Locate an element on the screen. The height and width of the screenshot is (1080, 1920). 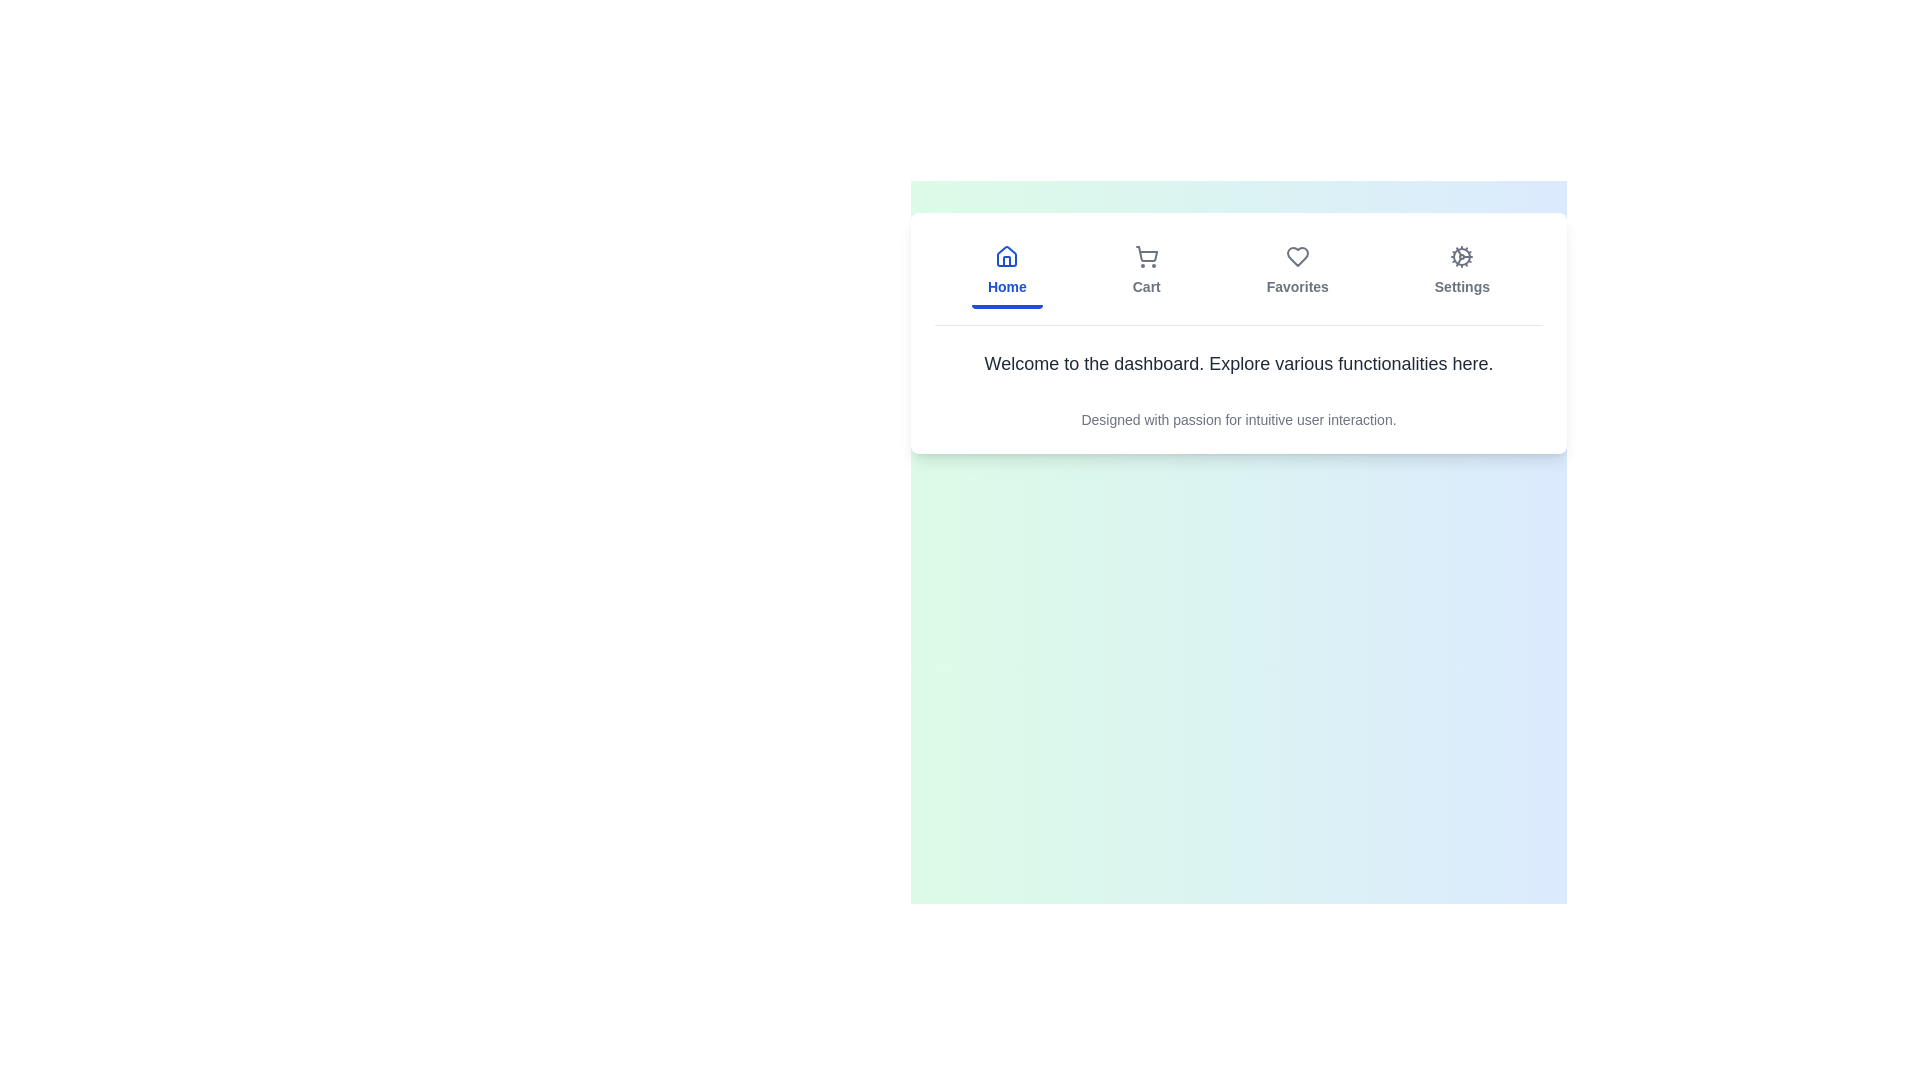
the cogwheel icon representing settings functionality located at the far right in the navigation bar is located at coordinates (1462, 256).